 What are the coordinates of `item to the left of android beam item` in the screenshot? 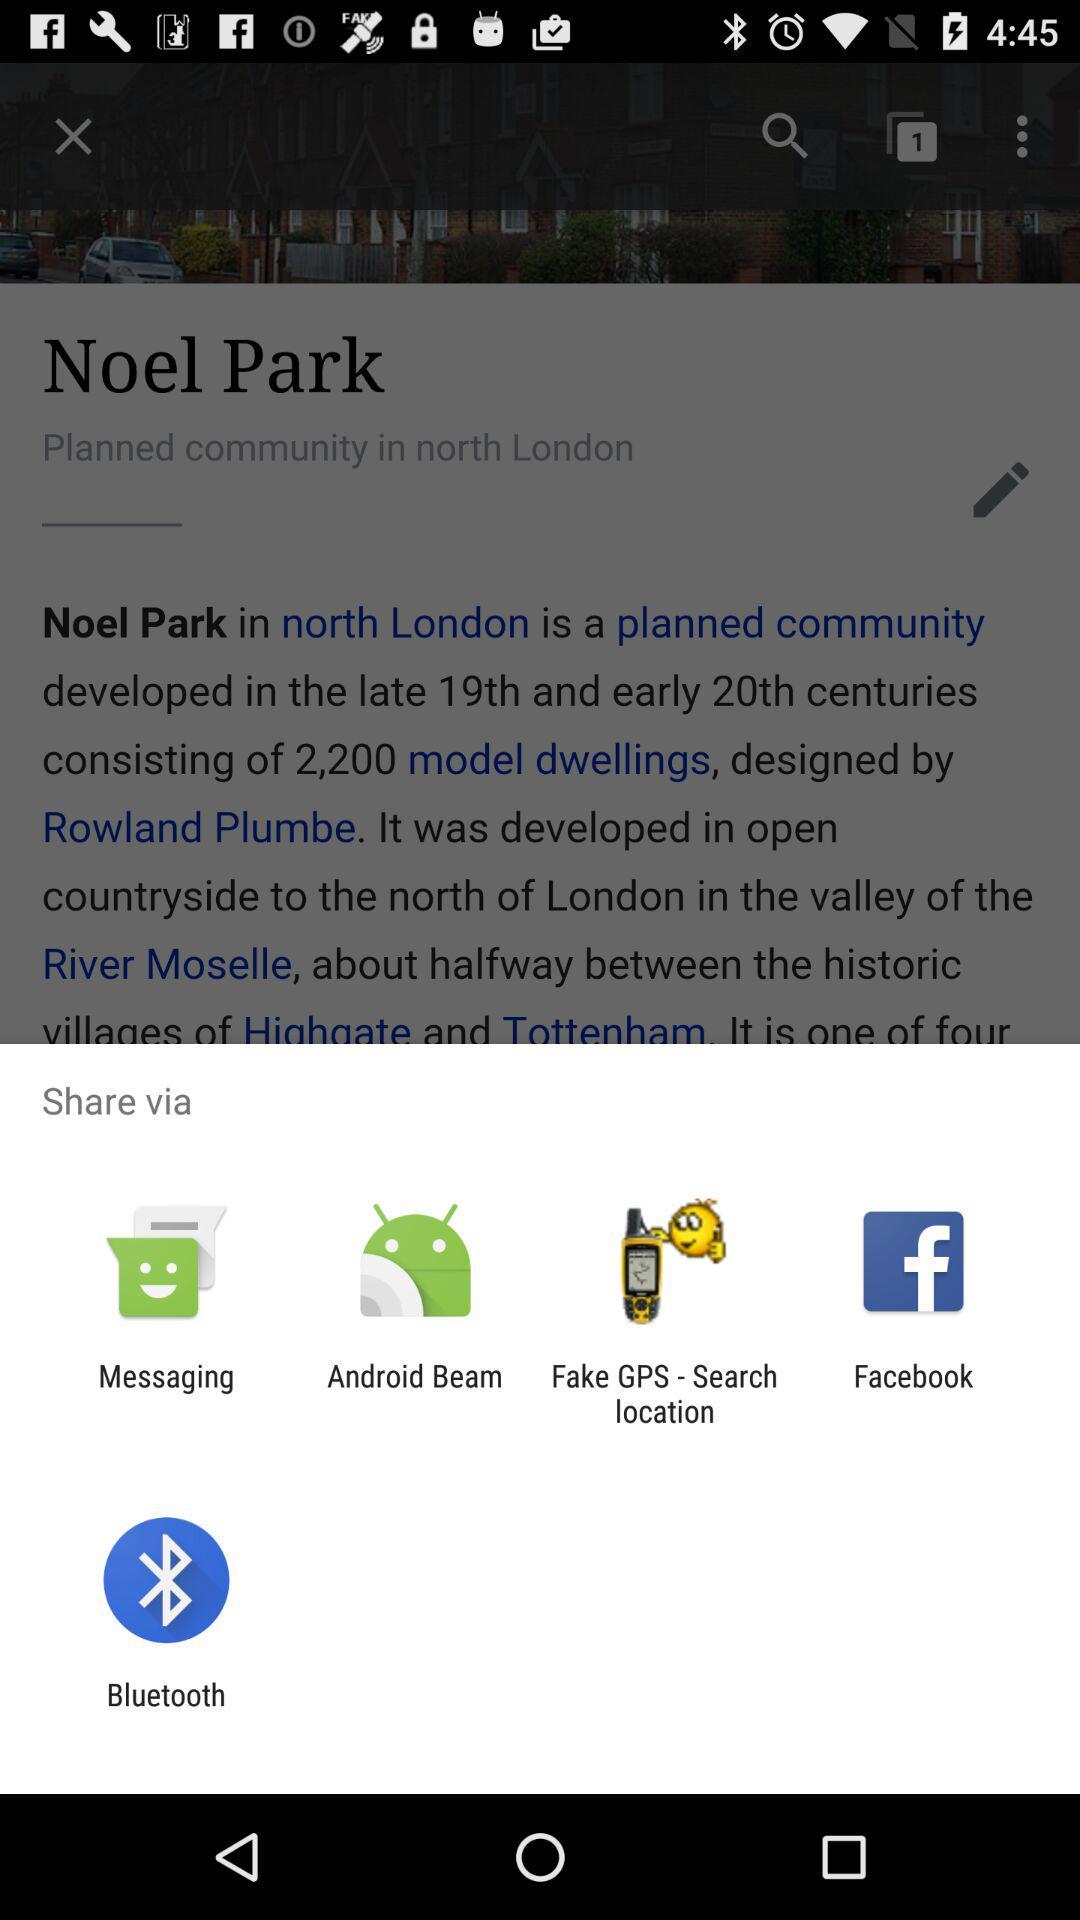 It's located at (165, 1392).